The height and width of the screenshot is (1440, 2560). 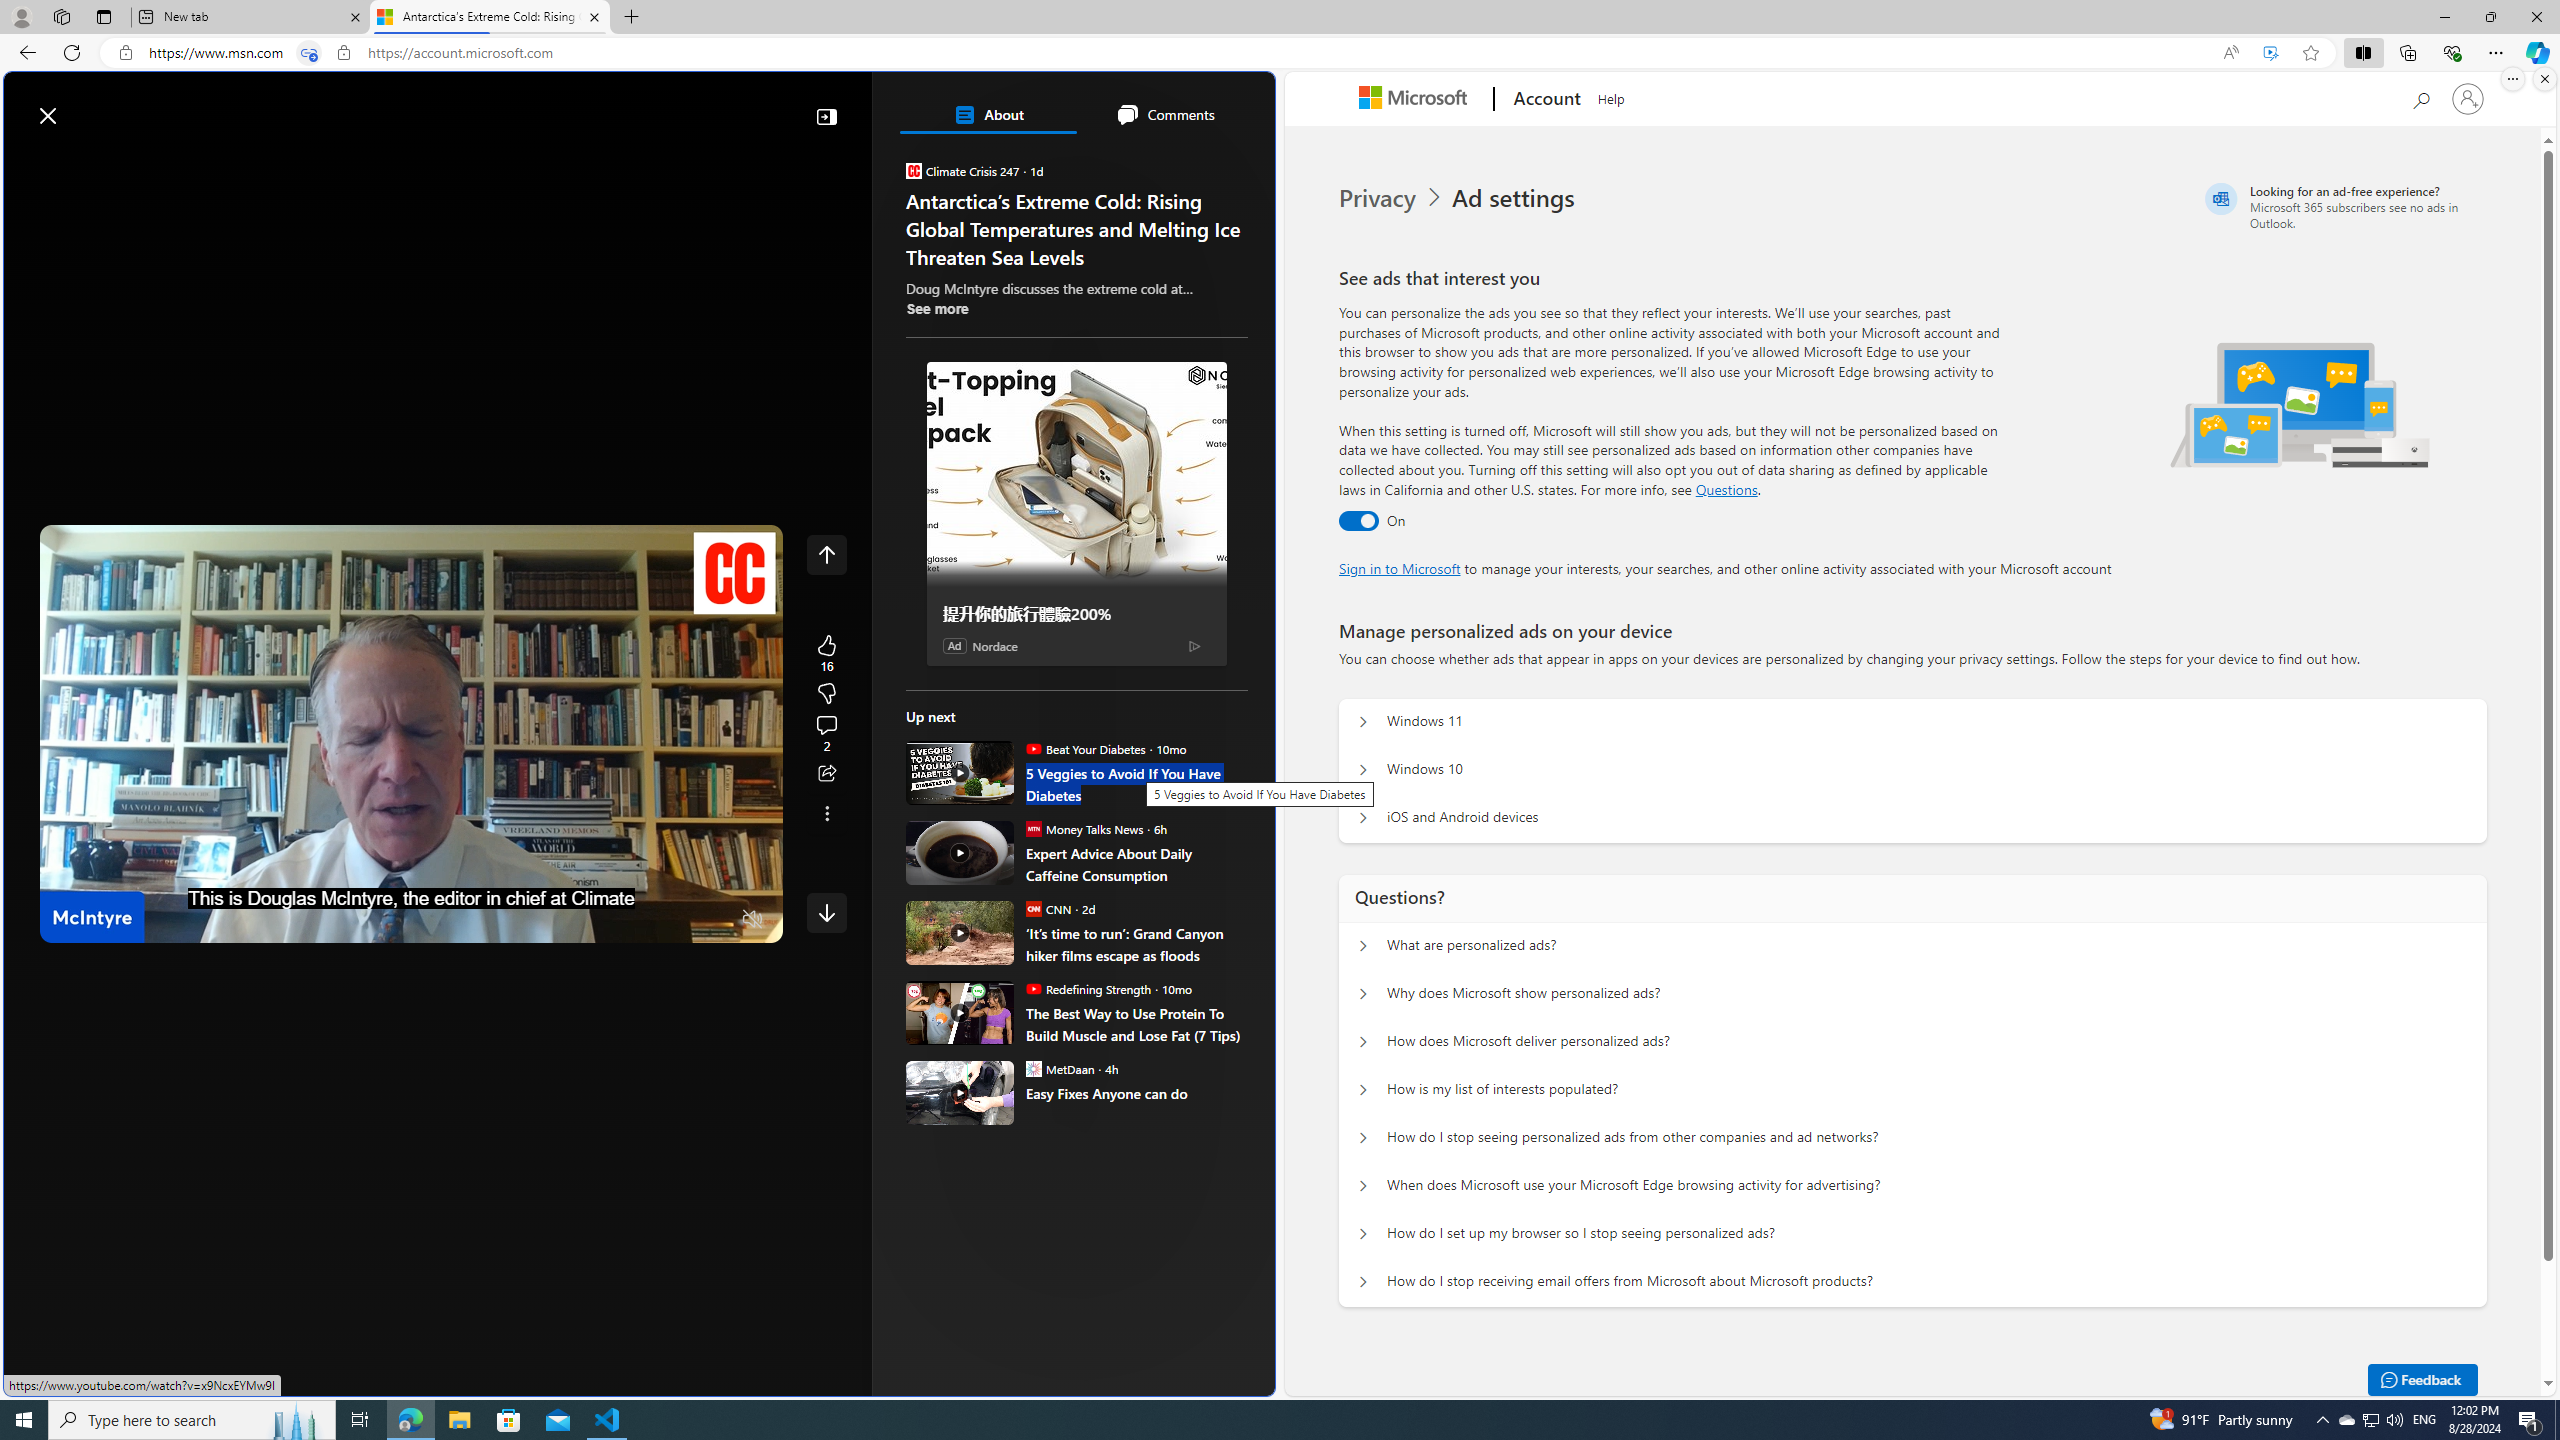 I want to click on '5 Veggies to Avoid If You Have Diabetes', so click(x=1136, y=784).